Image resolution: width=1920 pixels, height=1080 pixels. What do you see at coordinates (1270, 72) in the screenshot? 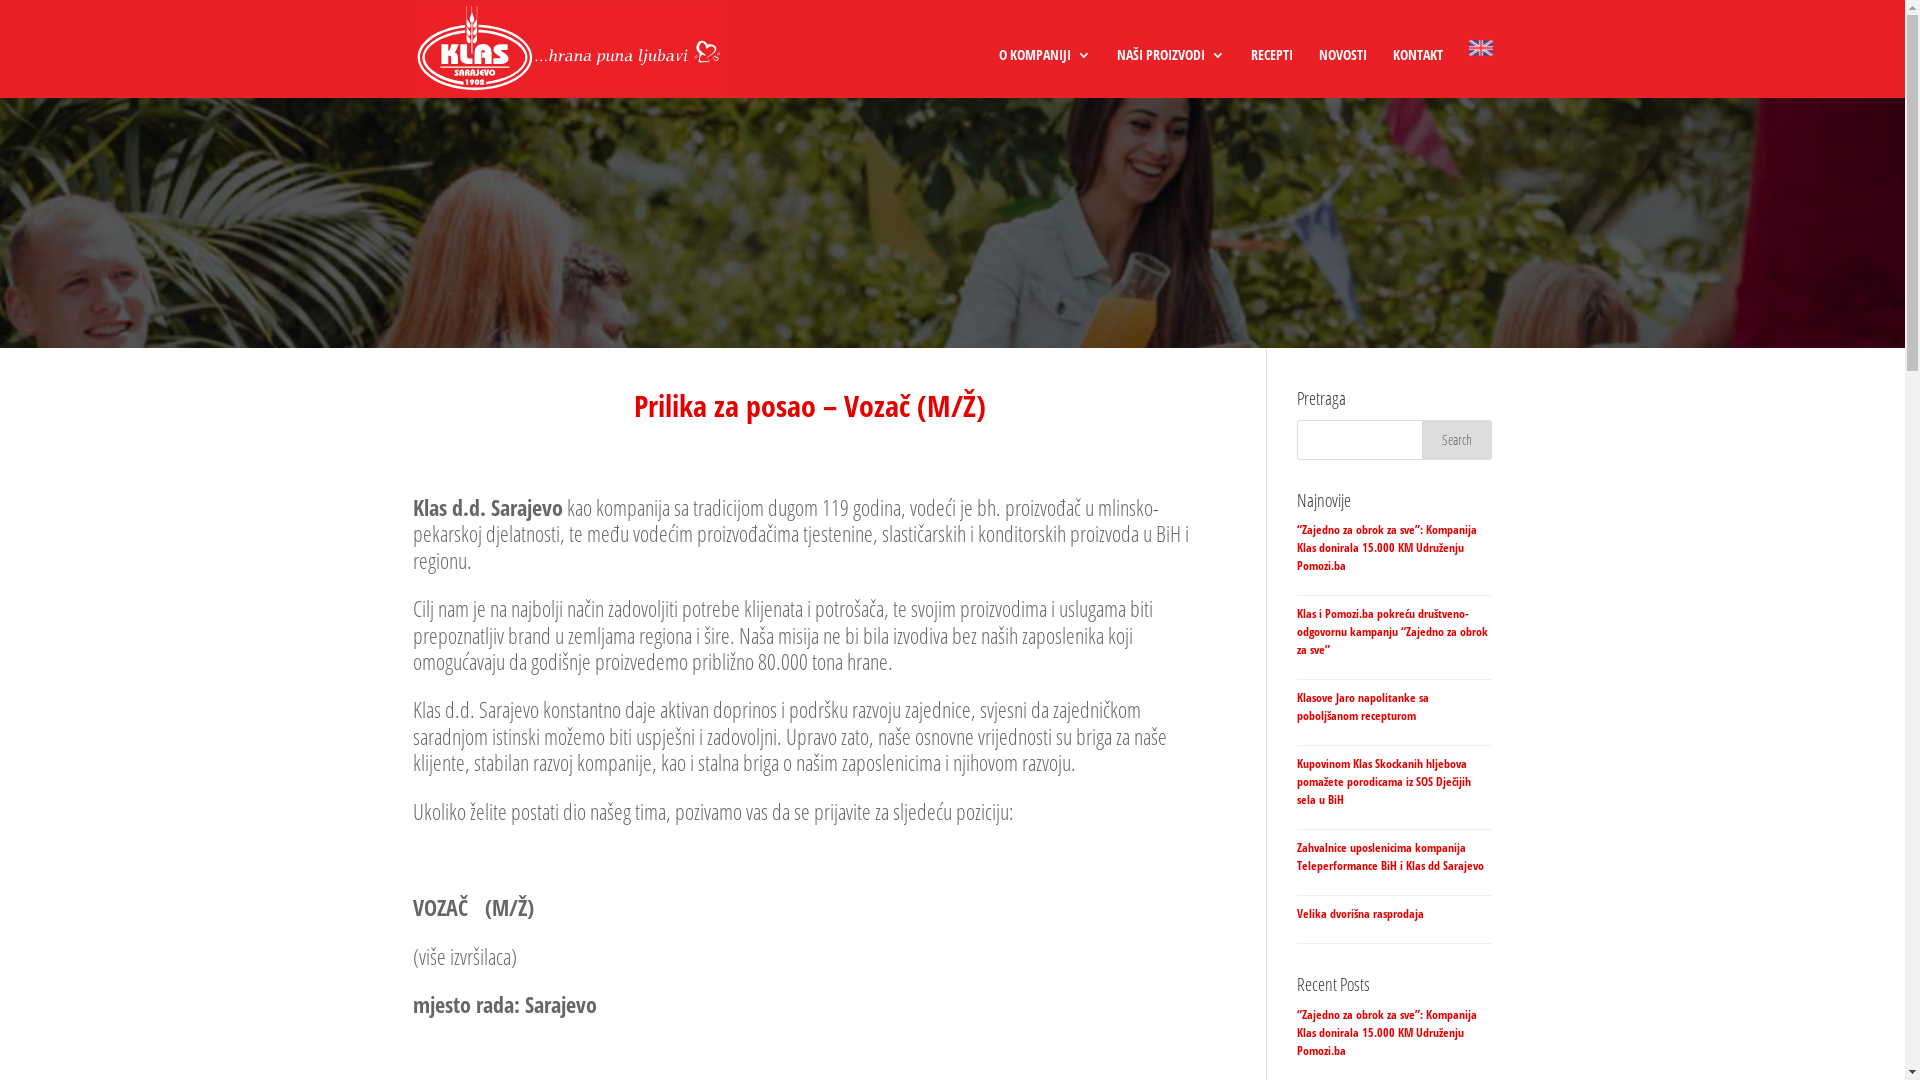
I see `'RECEPTI'` at bounding box center [1270, 72].